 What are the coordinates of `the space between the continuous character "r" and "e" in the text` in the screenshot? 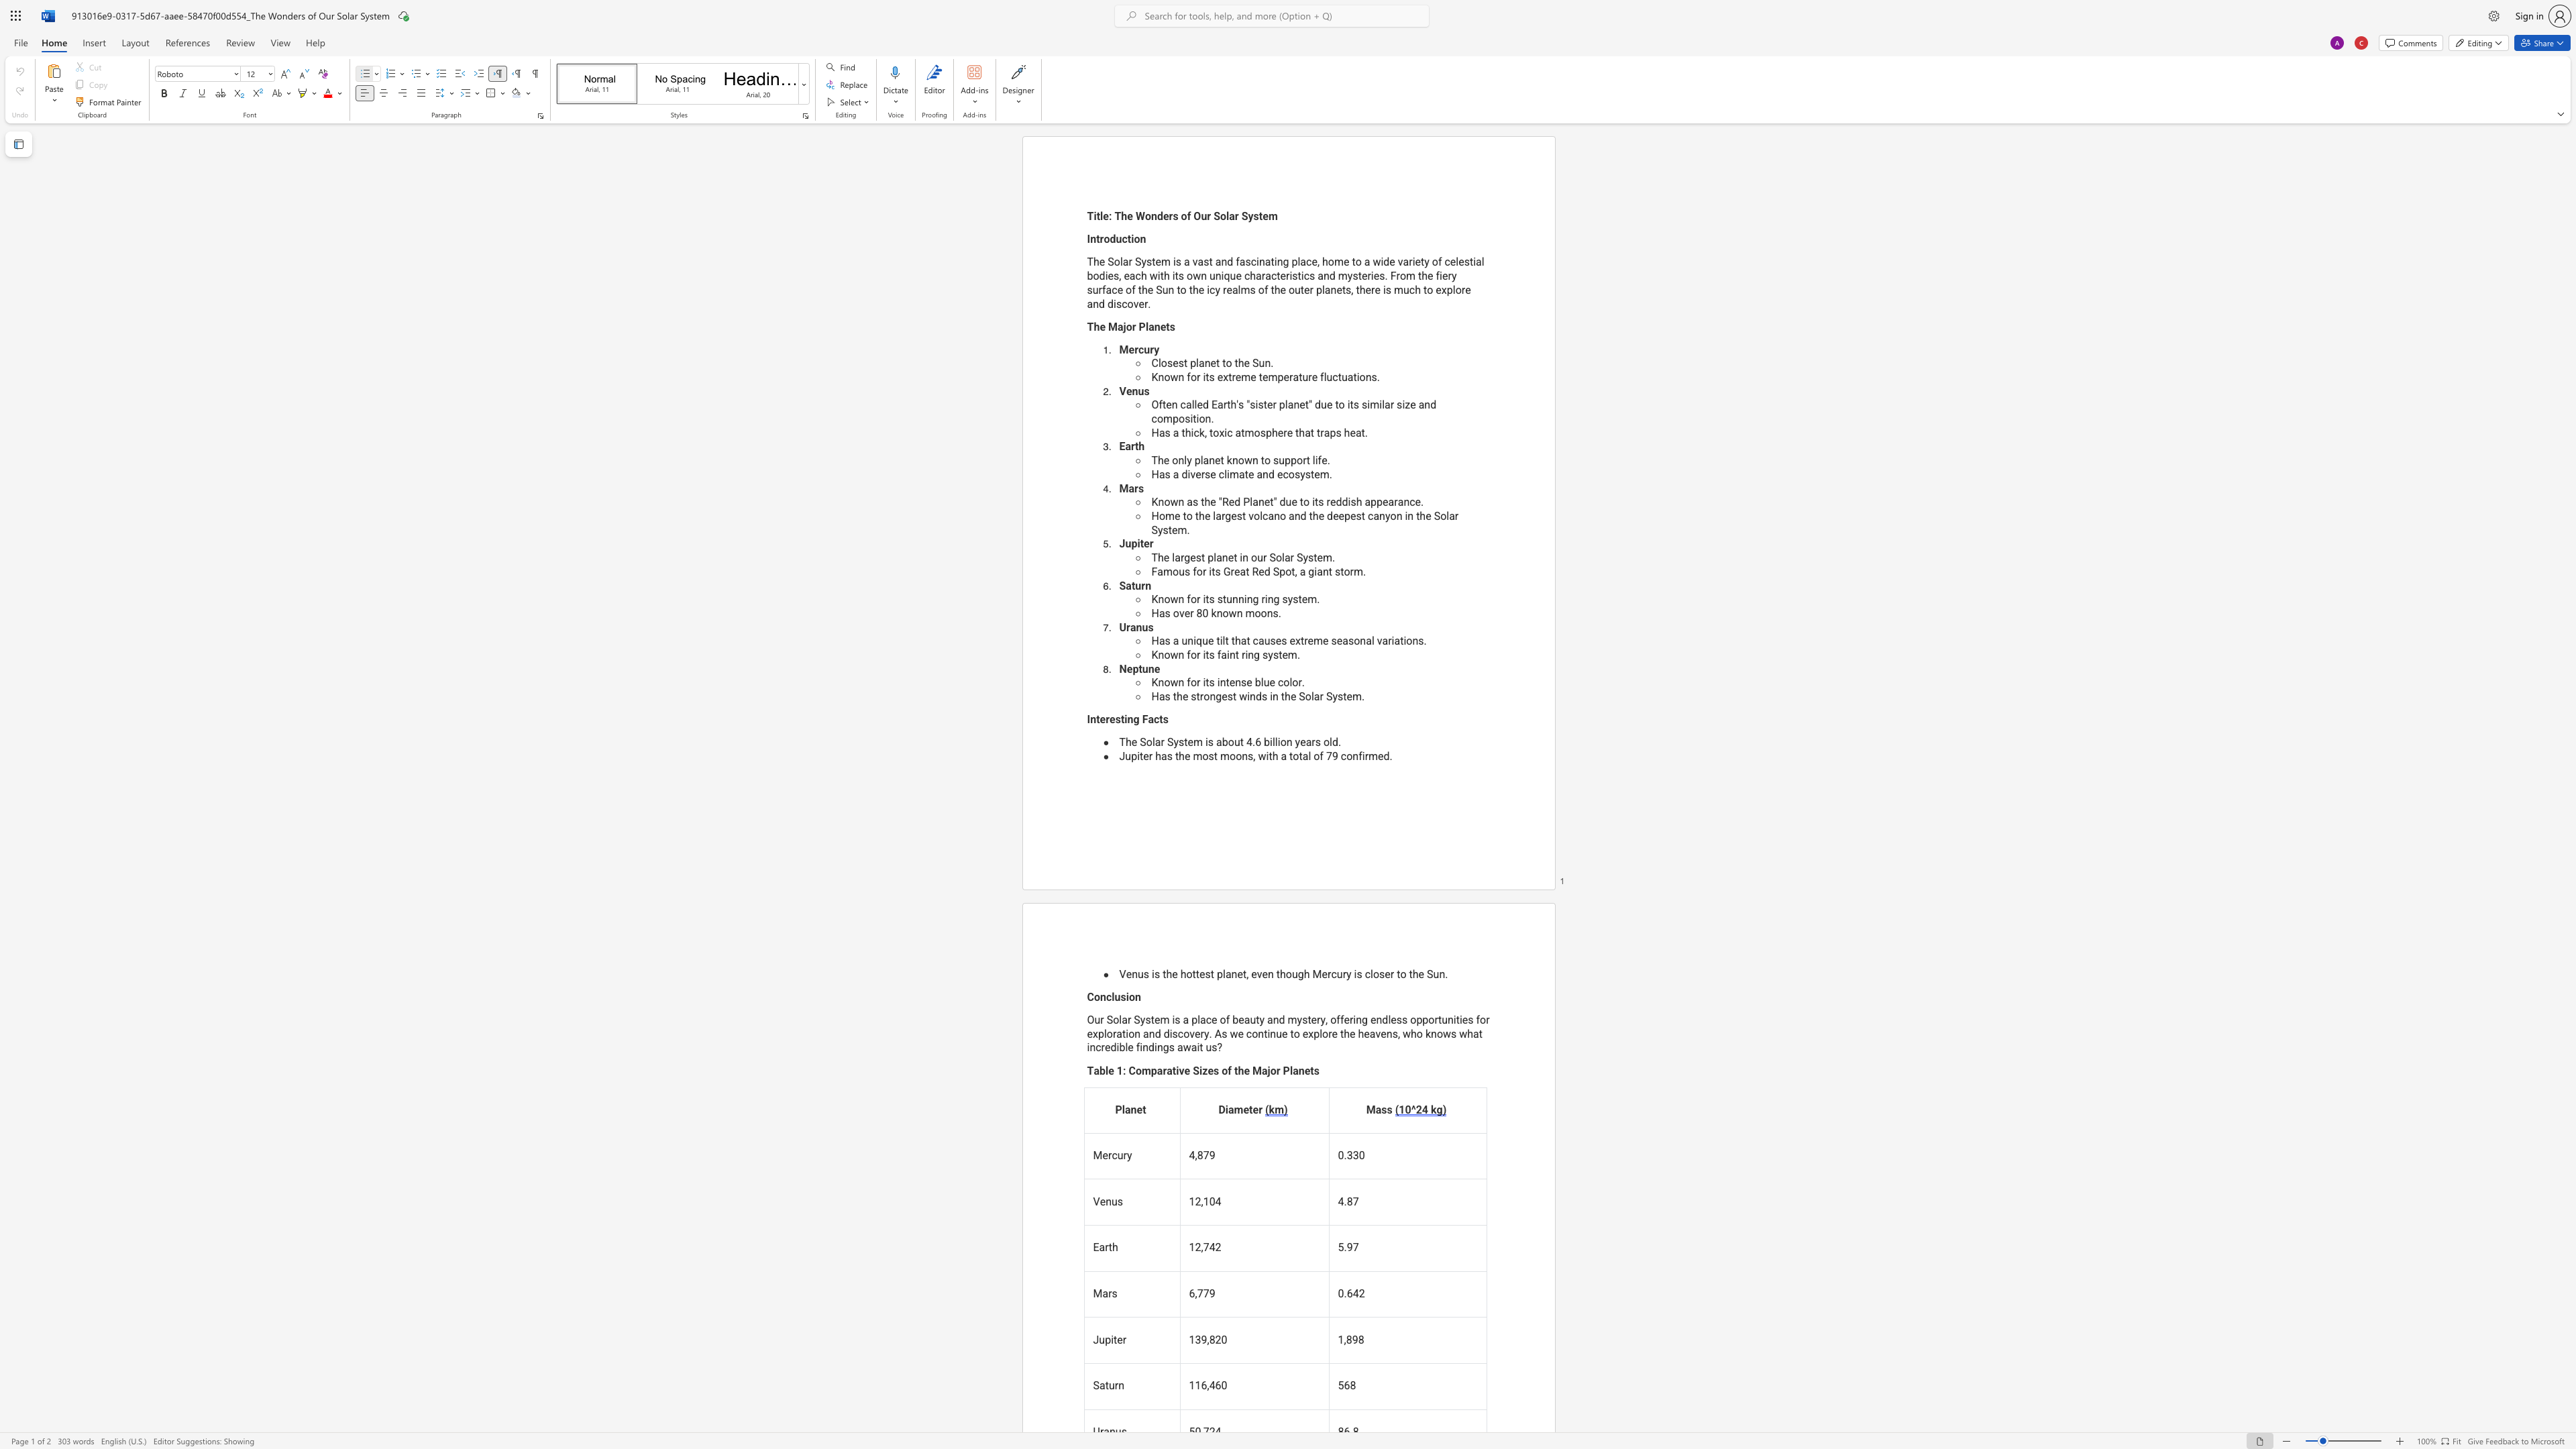 It's located at (1234, 571).